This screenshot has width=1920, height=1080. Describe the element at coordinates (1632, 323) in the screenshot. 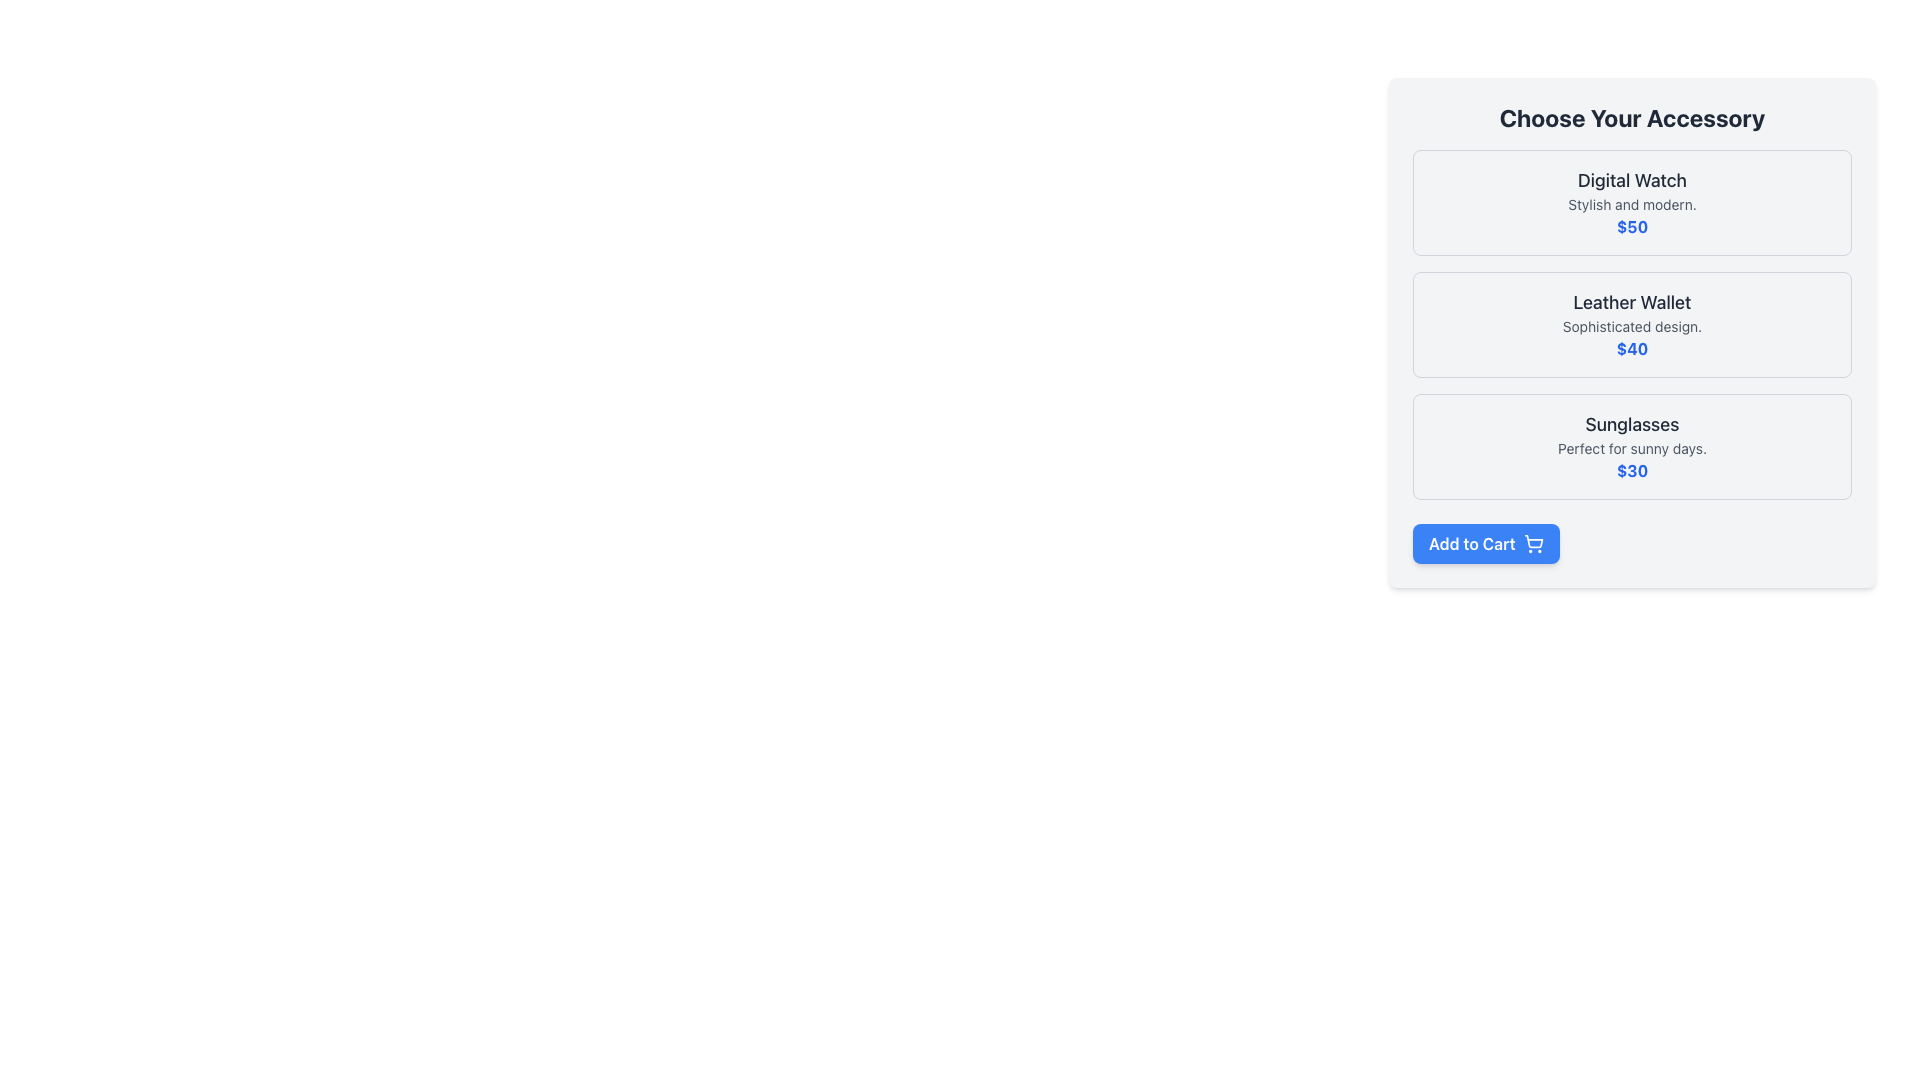

I see `the List item block containing the title 'Leather Wallet', the description 'Sophisticated design.', and the price '$40'` at that location.